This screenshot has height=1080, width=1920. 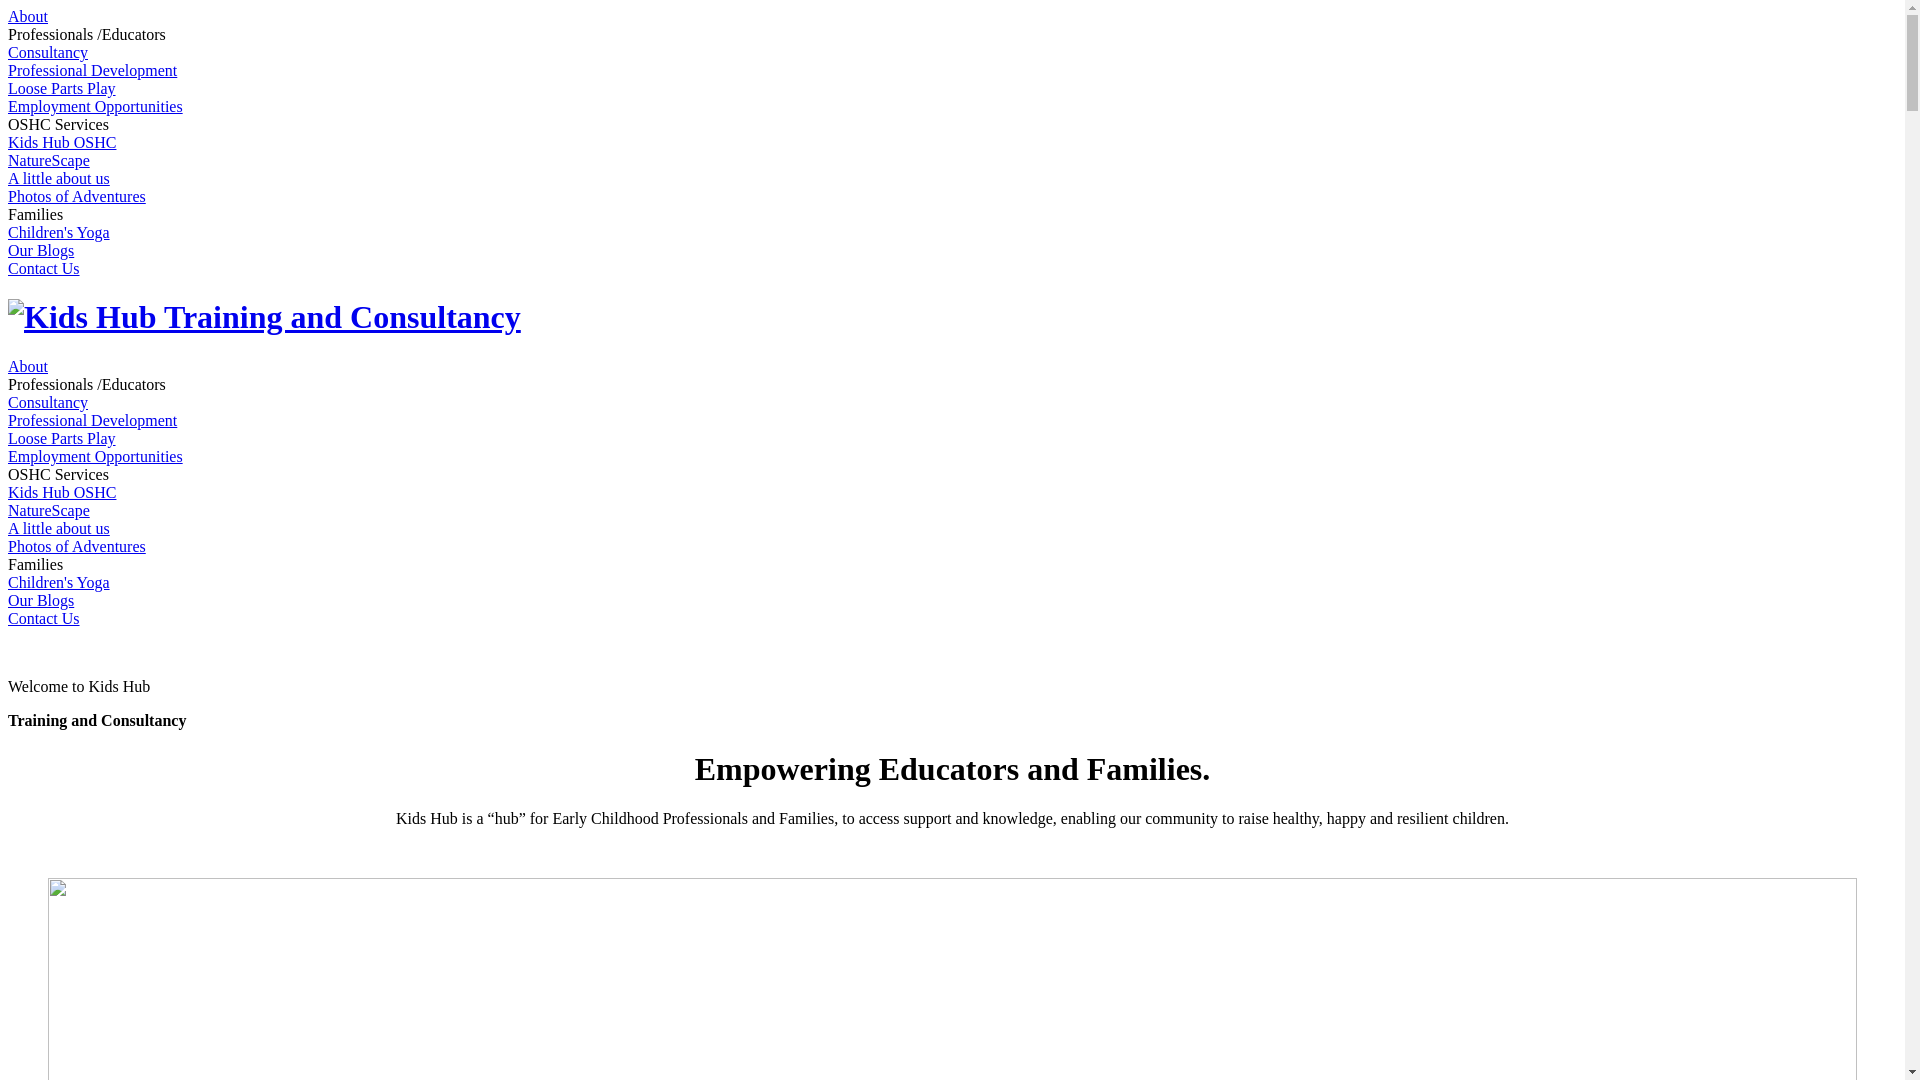 What do you see at coordinates (62, 87) in the screenshot?
I see `'Loose Parts Play'` at bounding box center [62, 87].